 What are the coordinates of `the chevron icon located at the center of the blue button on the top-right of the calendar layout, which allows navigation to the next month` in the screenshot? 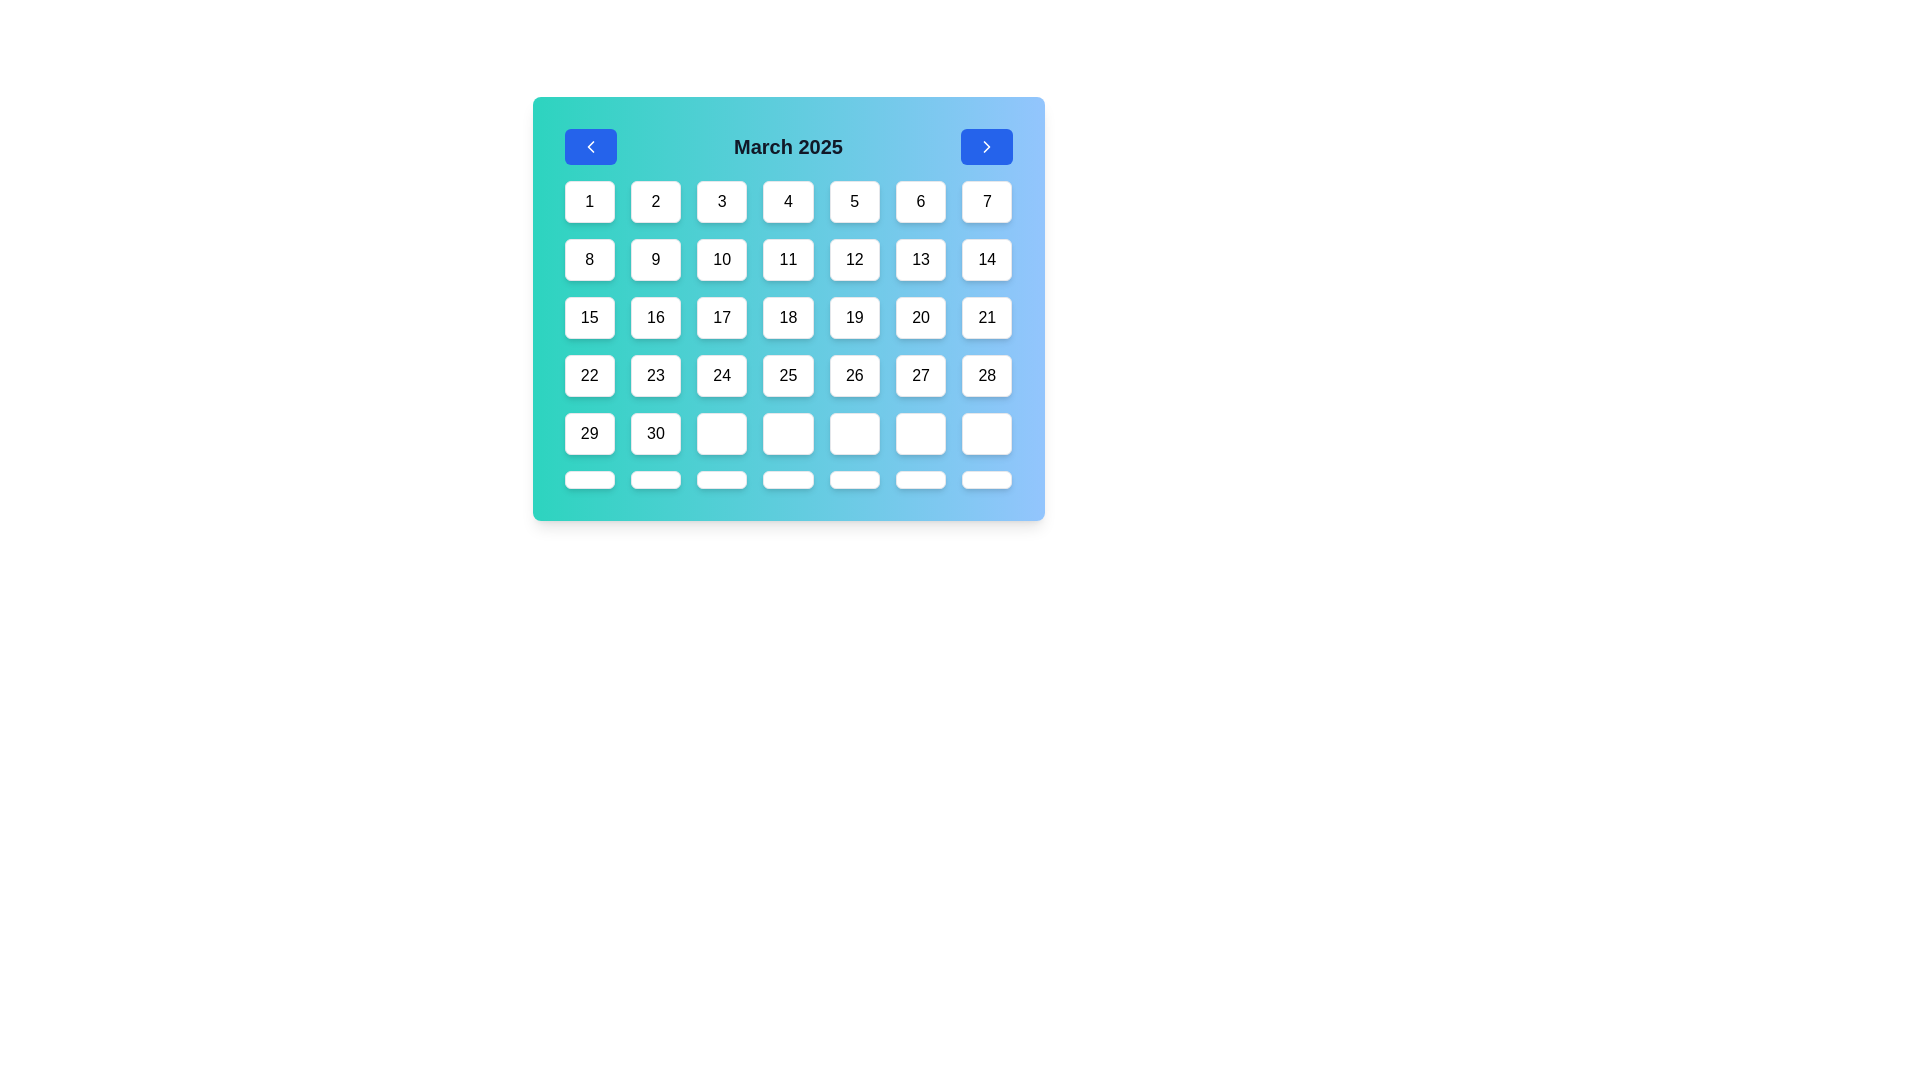 It's located at (986, 145).